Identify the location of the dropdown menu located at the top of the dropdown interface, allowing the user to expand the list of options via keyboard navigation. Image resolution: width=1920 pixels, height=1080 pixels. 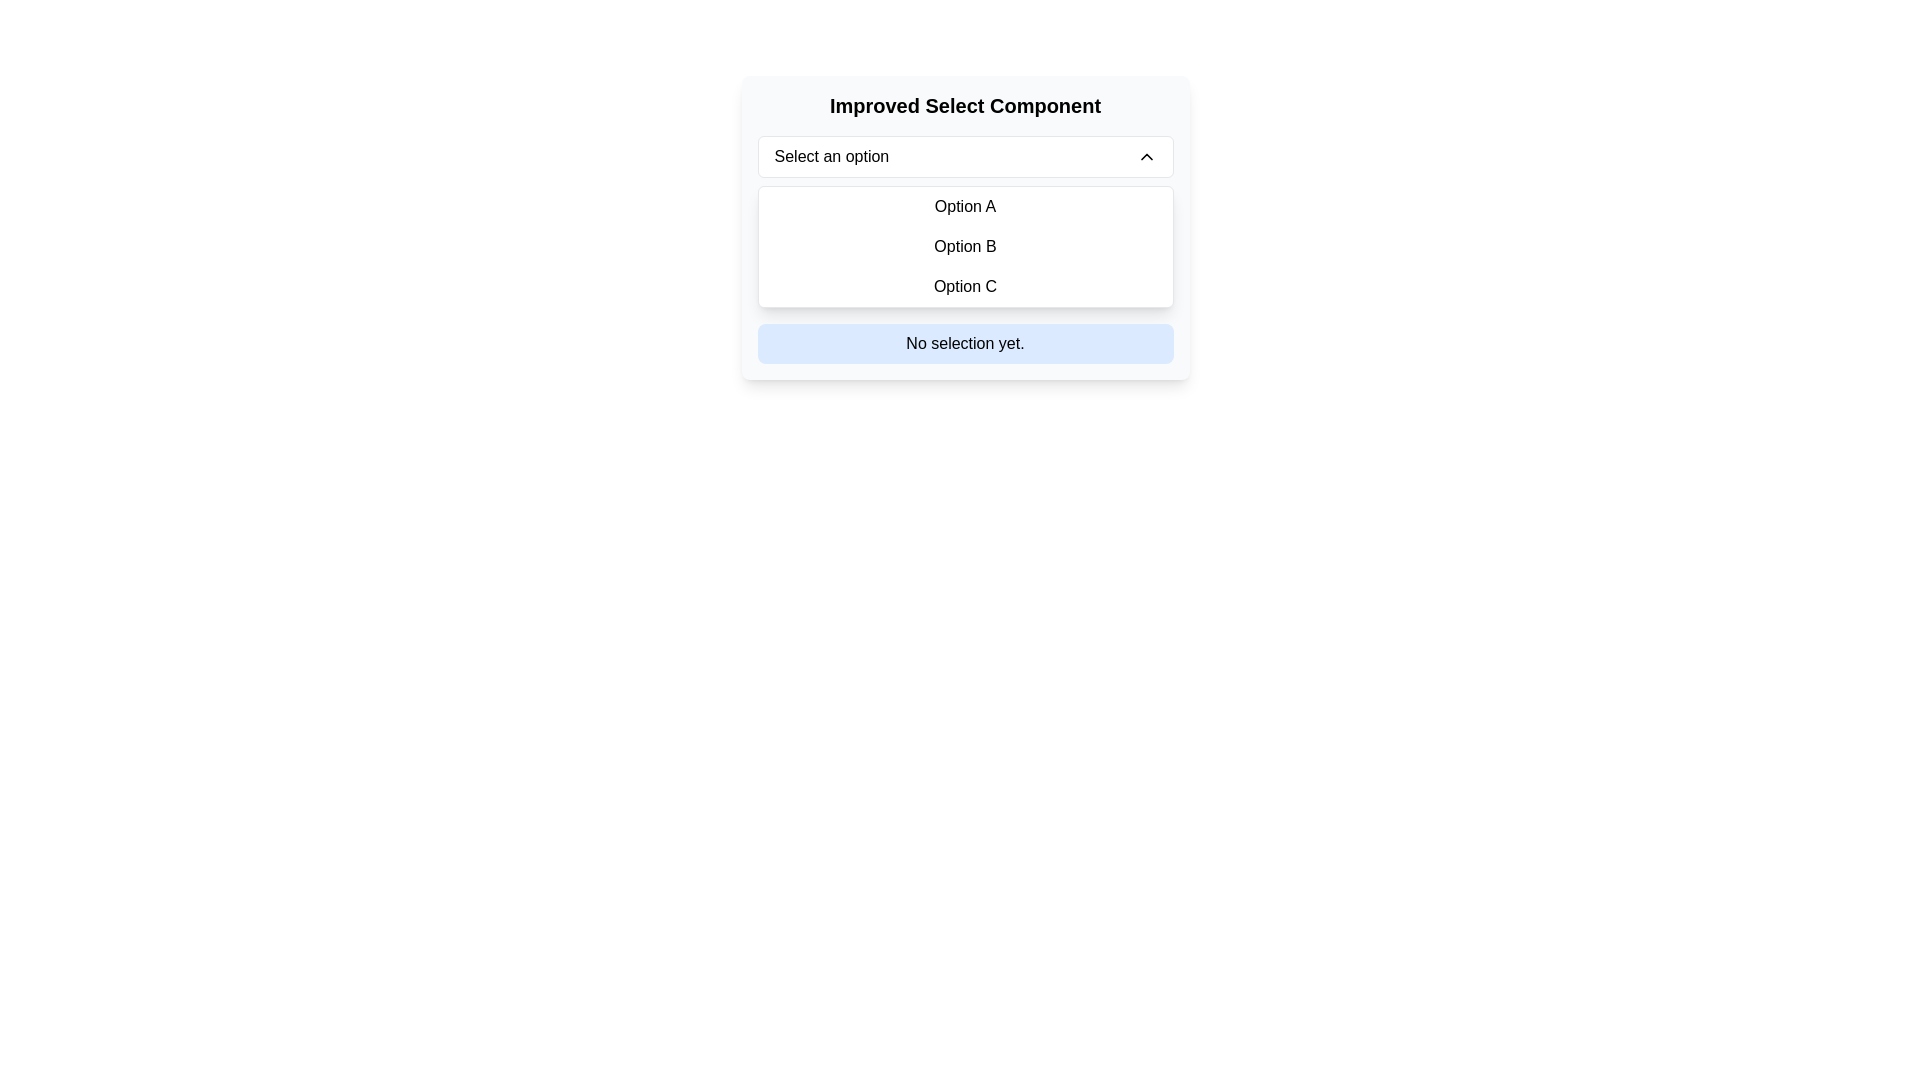
(965, 156).